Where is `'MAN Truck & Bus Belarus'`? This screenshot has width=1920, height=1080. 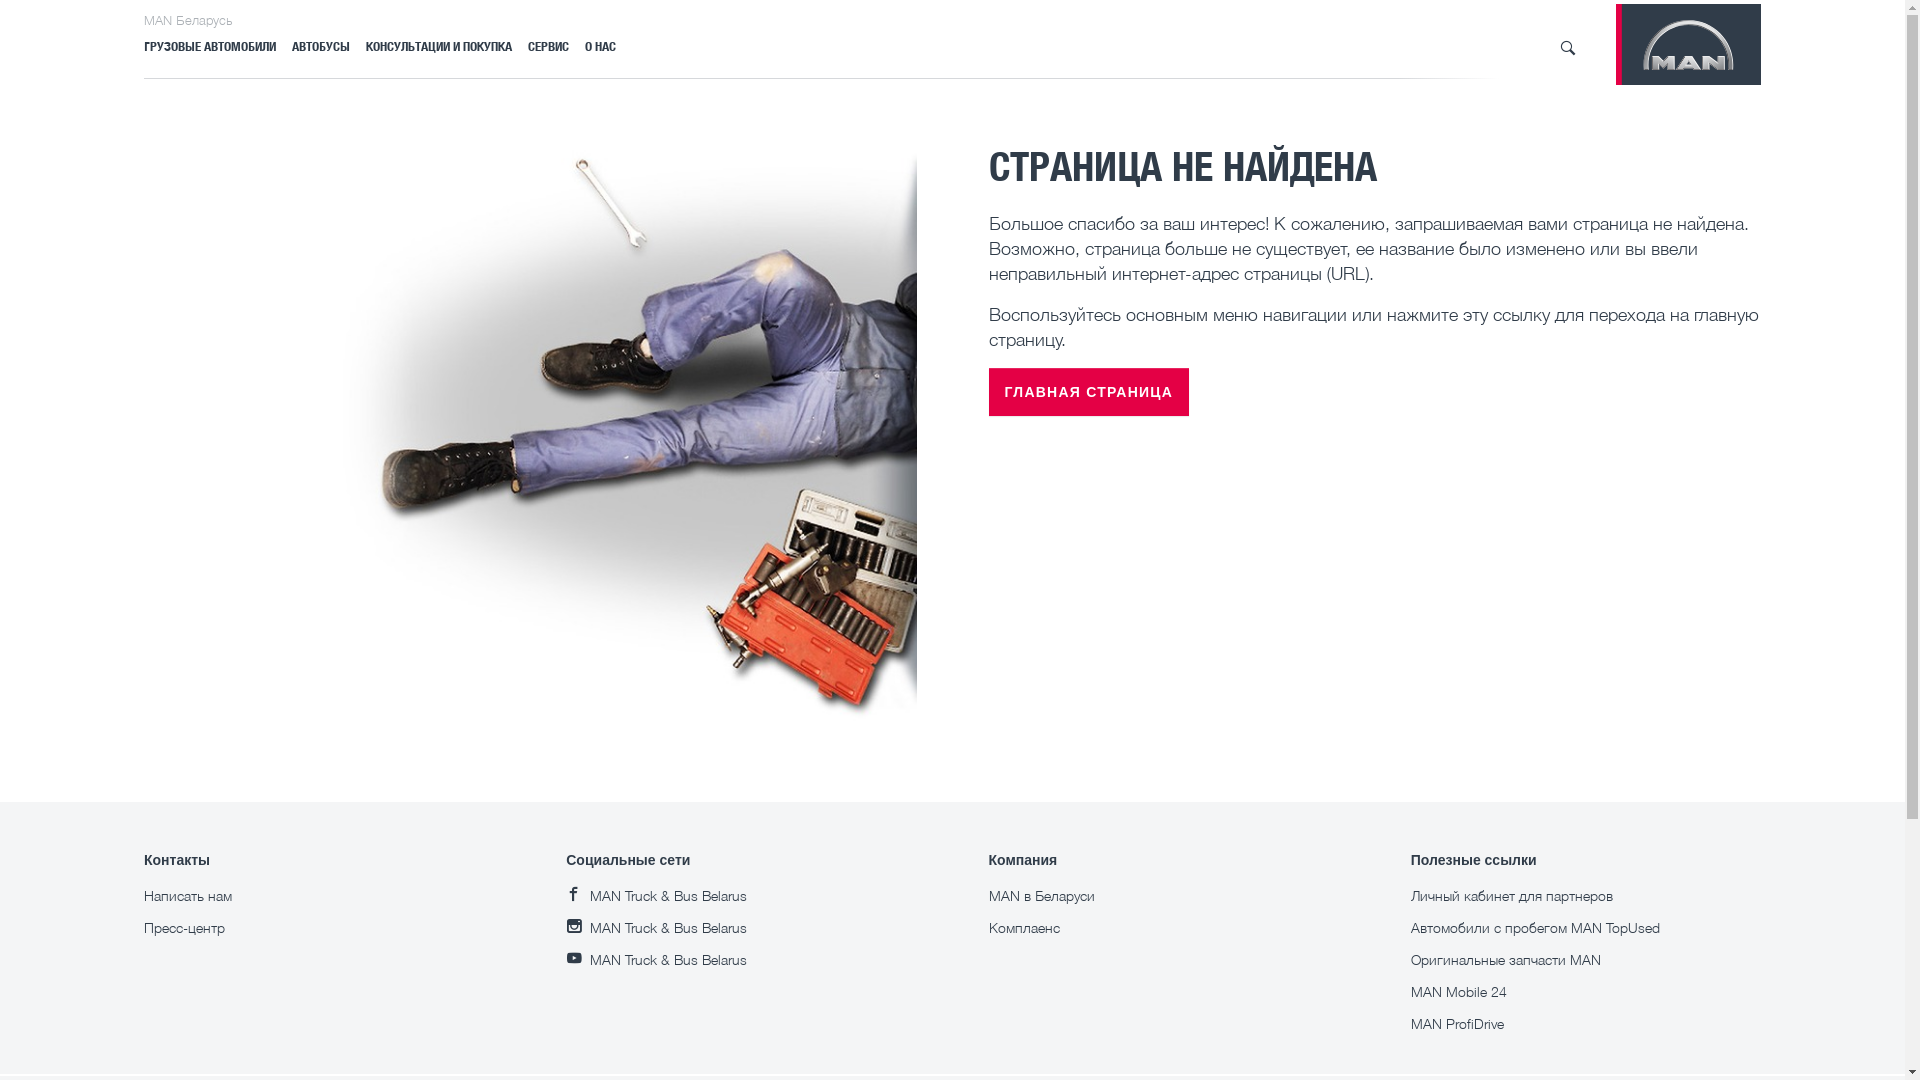 'MAN Truck & Bus Belarus' is located at coordinates (656, 894).